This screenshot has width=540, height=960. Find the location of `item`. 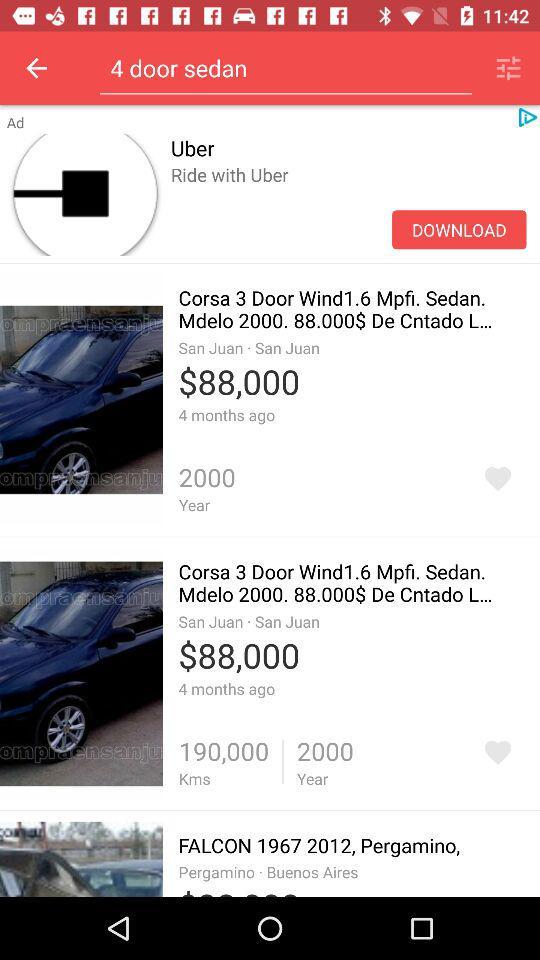

item is located at coordinates (496, 478).